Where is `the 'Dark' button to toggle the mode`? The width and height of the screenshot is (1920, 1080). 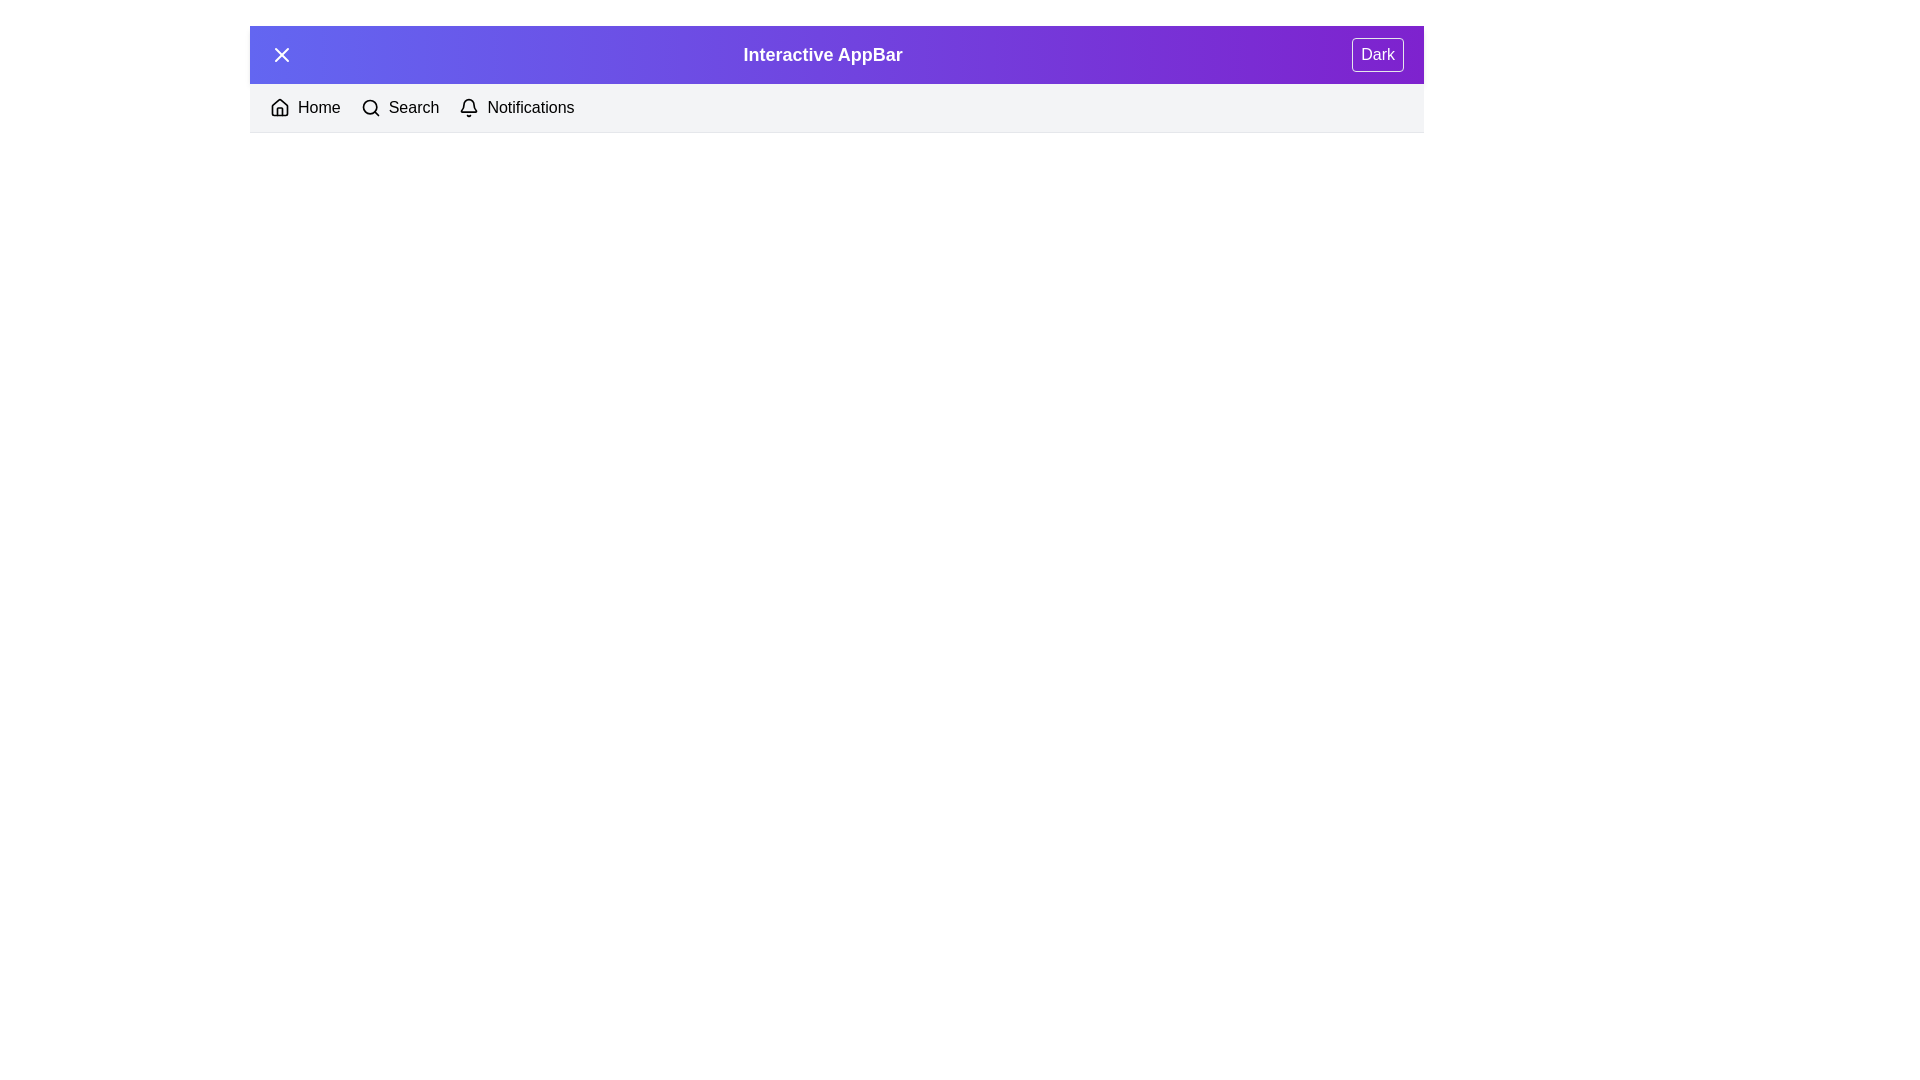 the 'Dark' button to toggle the mode is located at coordinates (1376, 53).